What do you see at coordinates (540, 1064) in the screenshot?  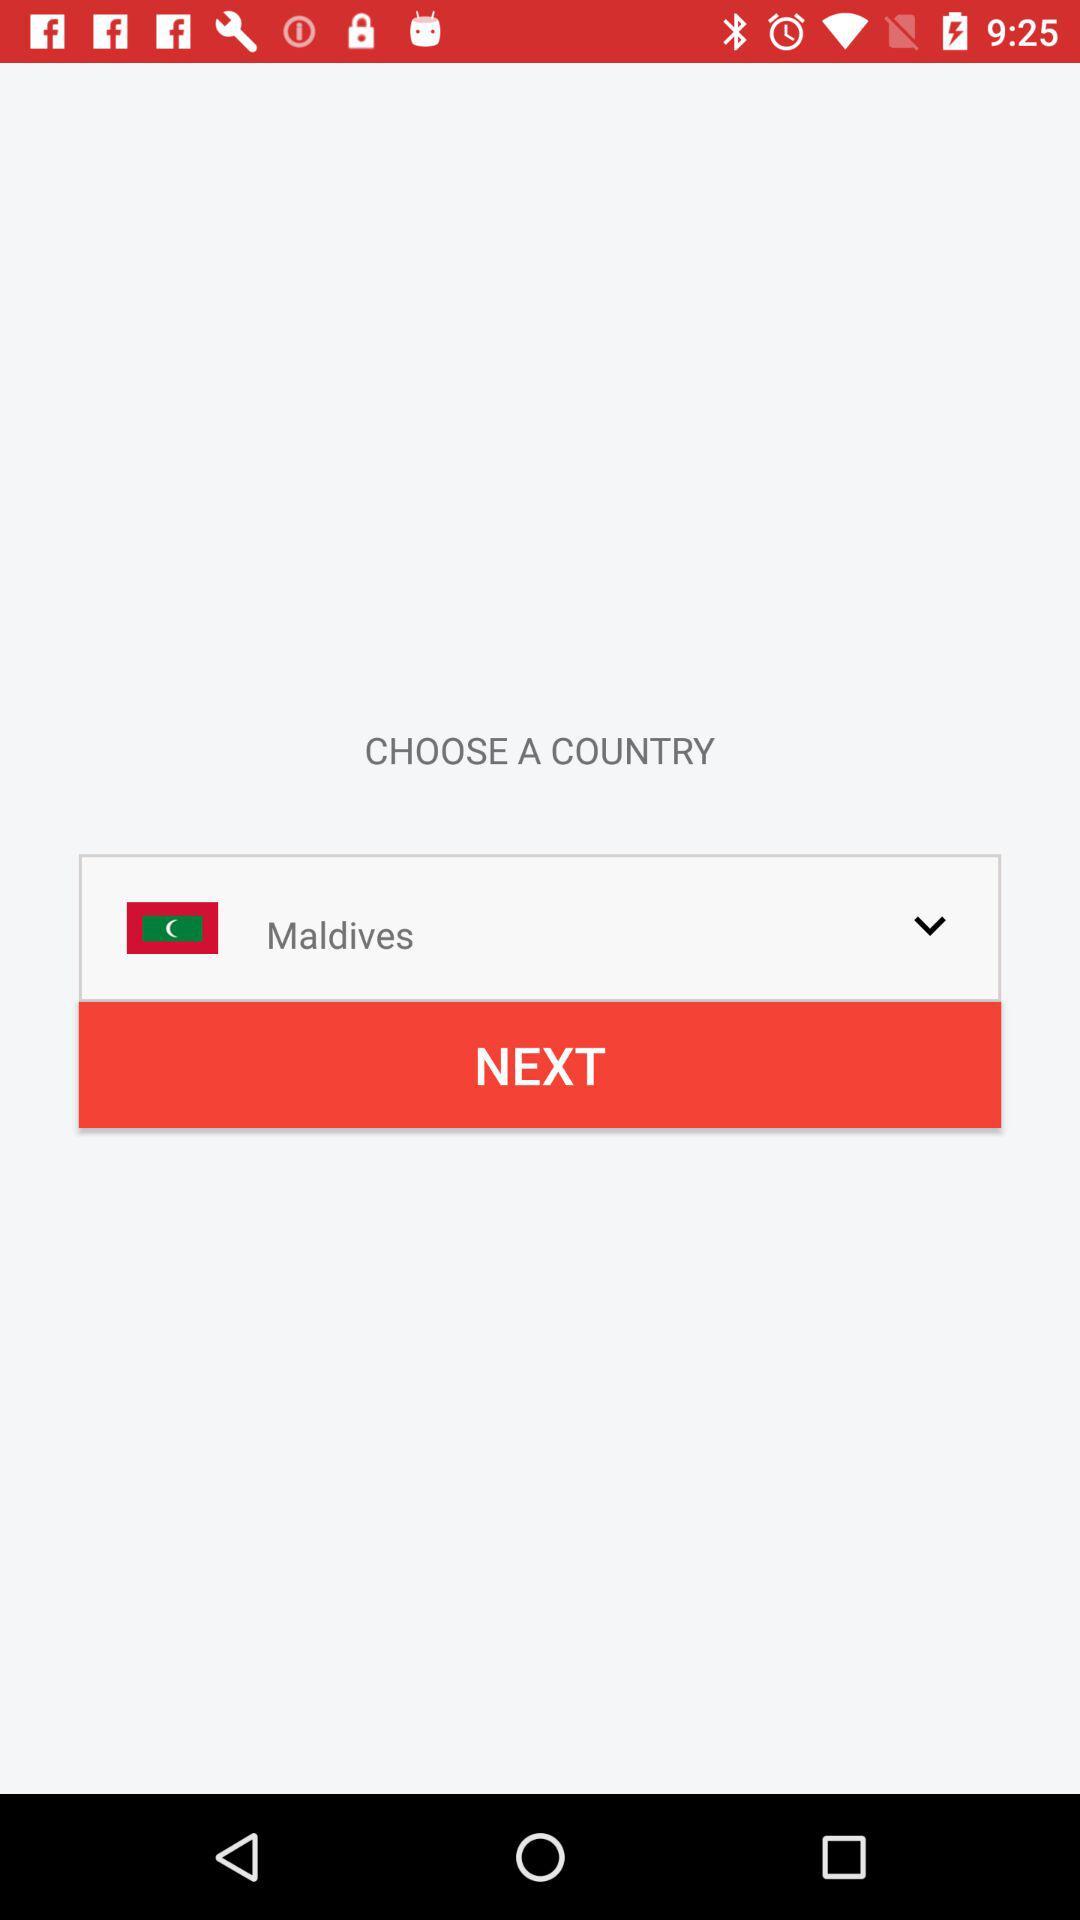 I see `the next icon` at bounding box center [540, 1064].